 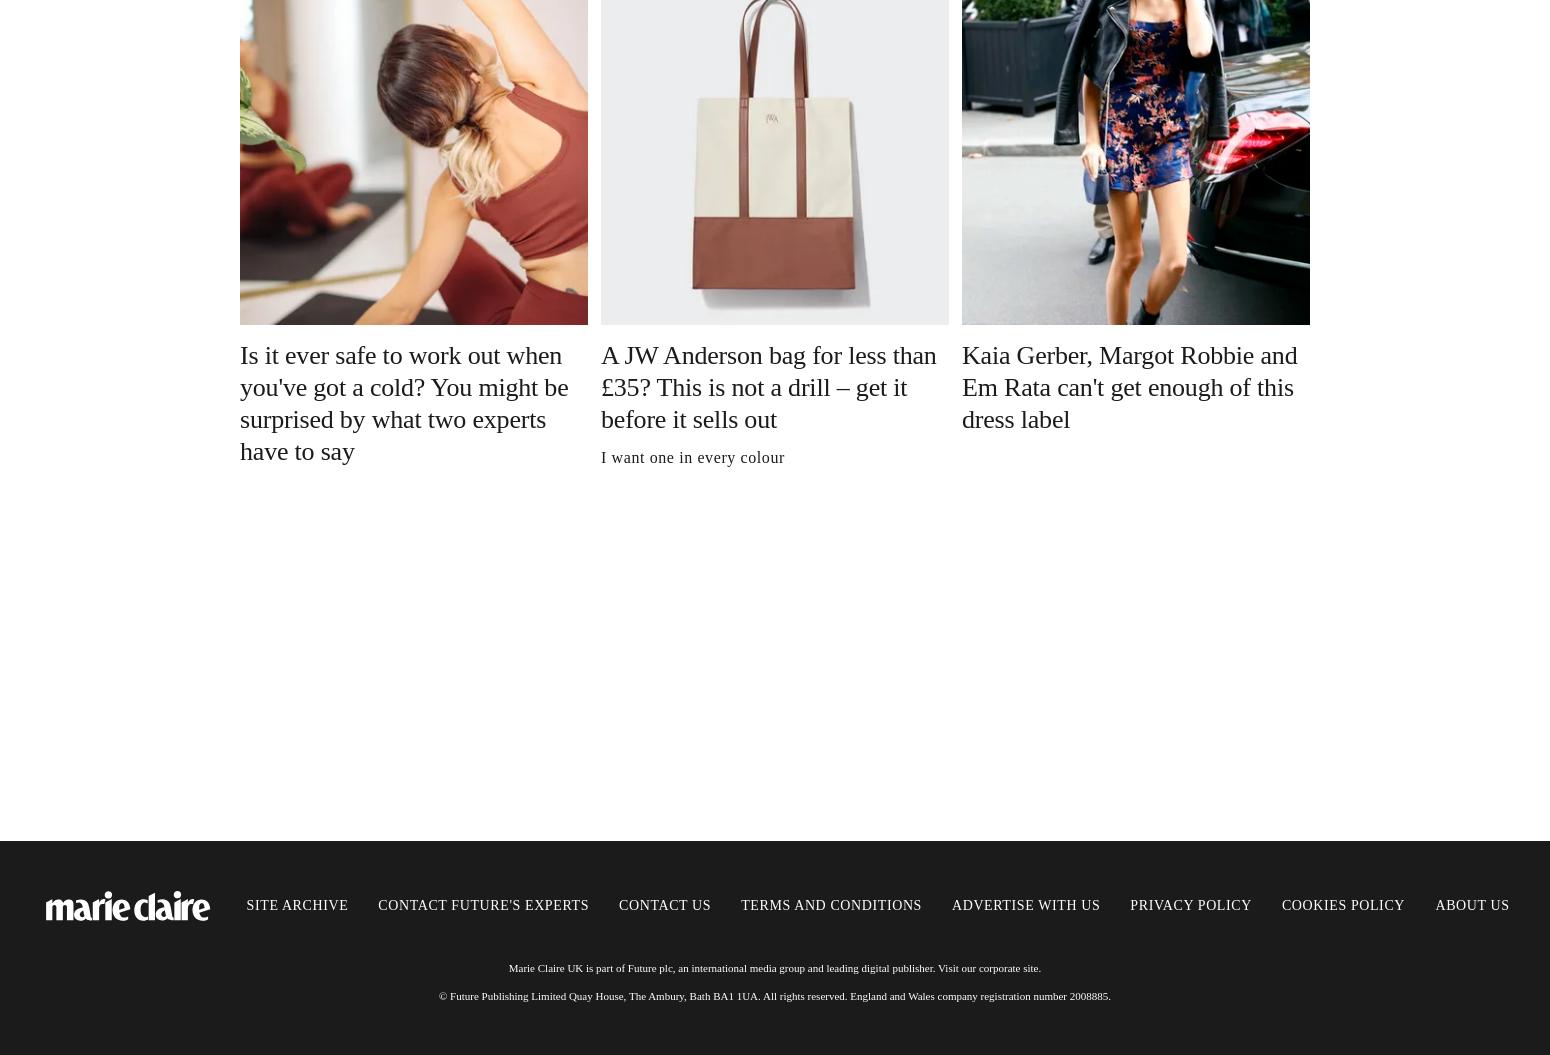 What do you see at coordinates (663, 904) in the screenshot?
I see `'Contact us'` at bounding box center [663, 904].